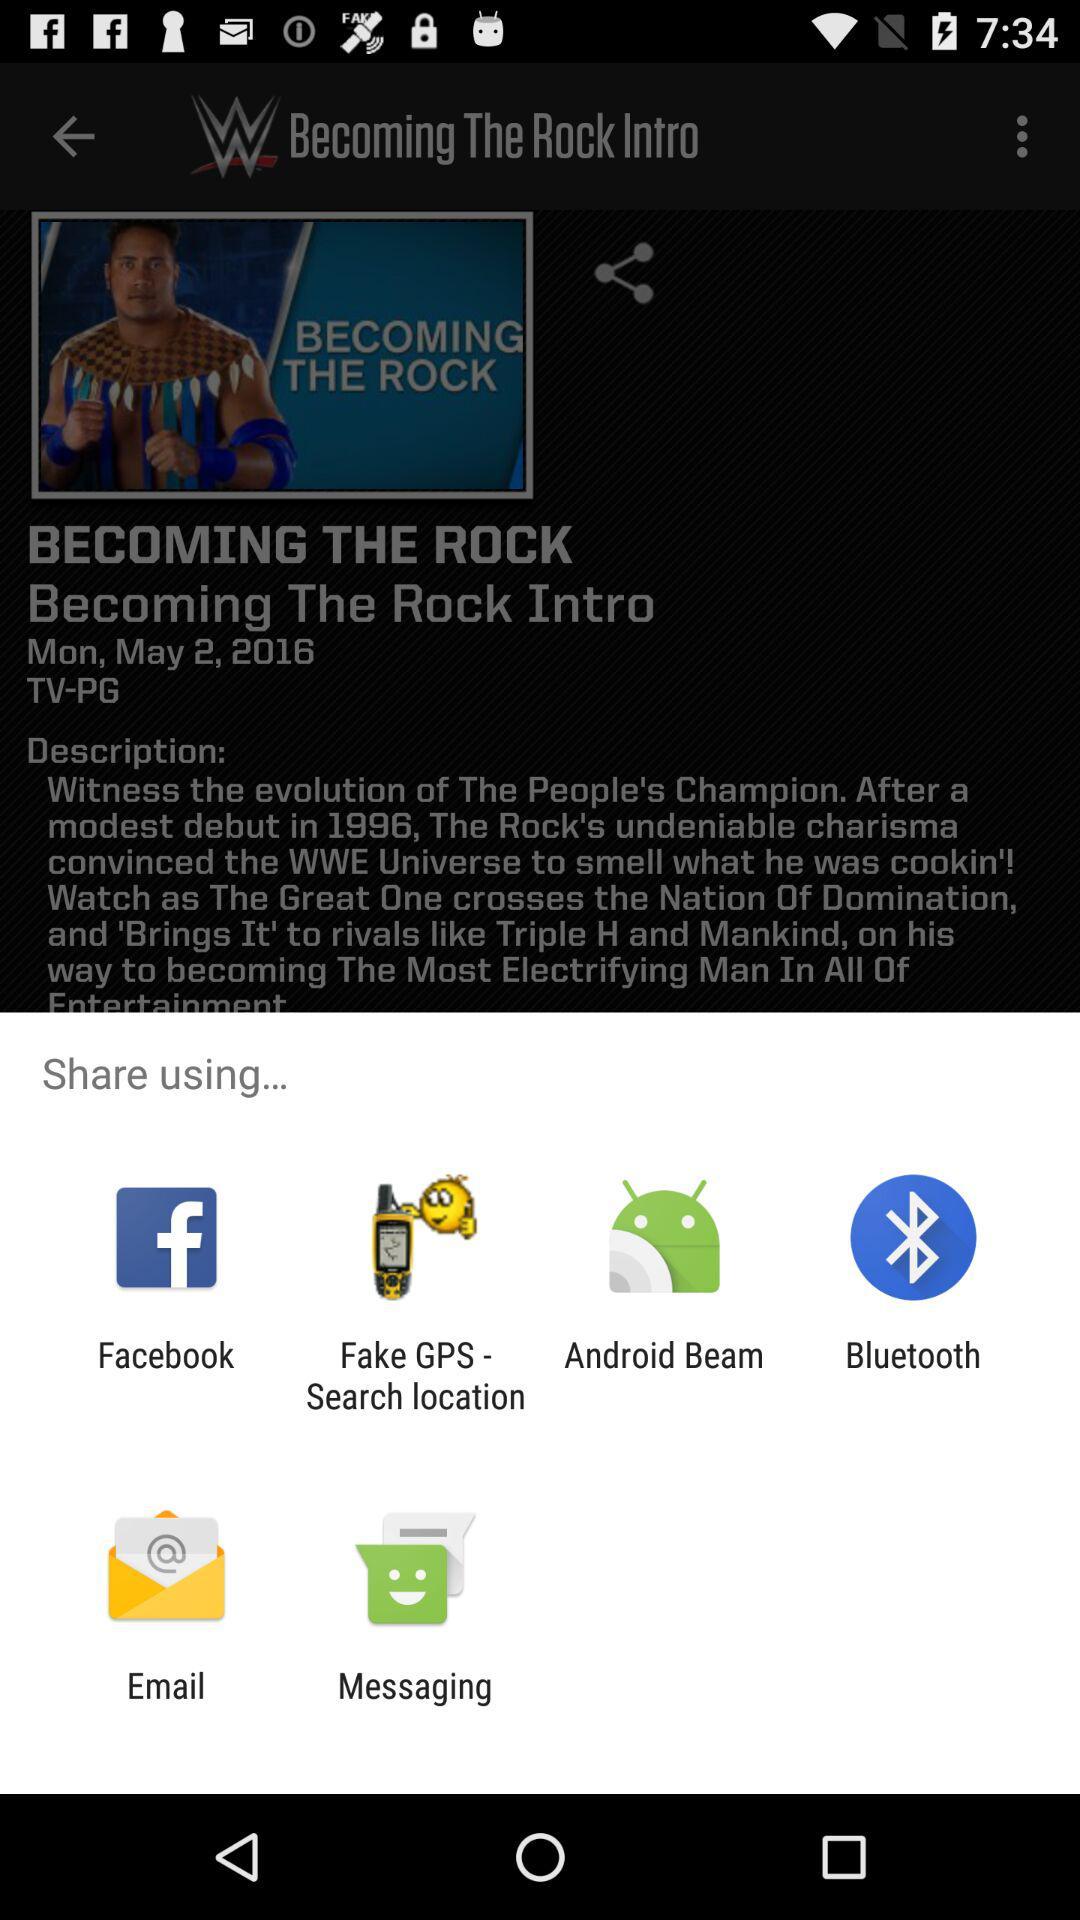  I want to click on item next to the bluetooth app, so click(664, 1374).